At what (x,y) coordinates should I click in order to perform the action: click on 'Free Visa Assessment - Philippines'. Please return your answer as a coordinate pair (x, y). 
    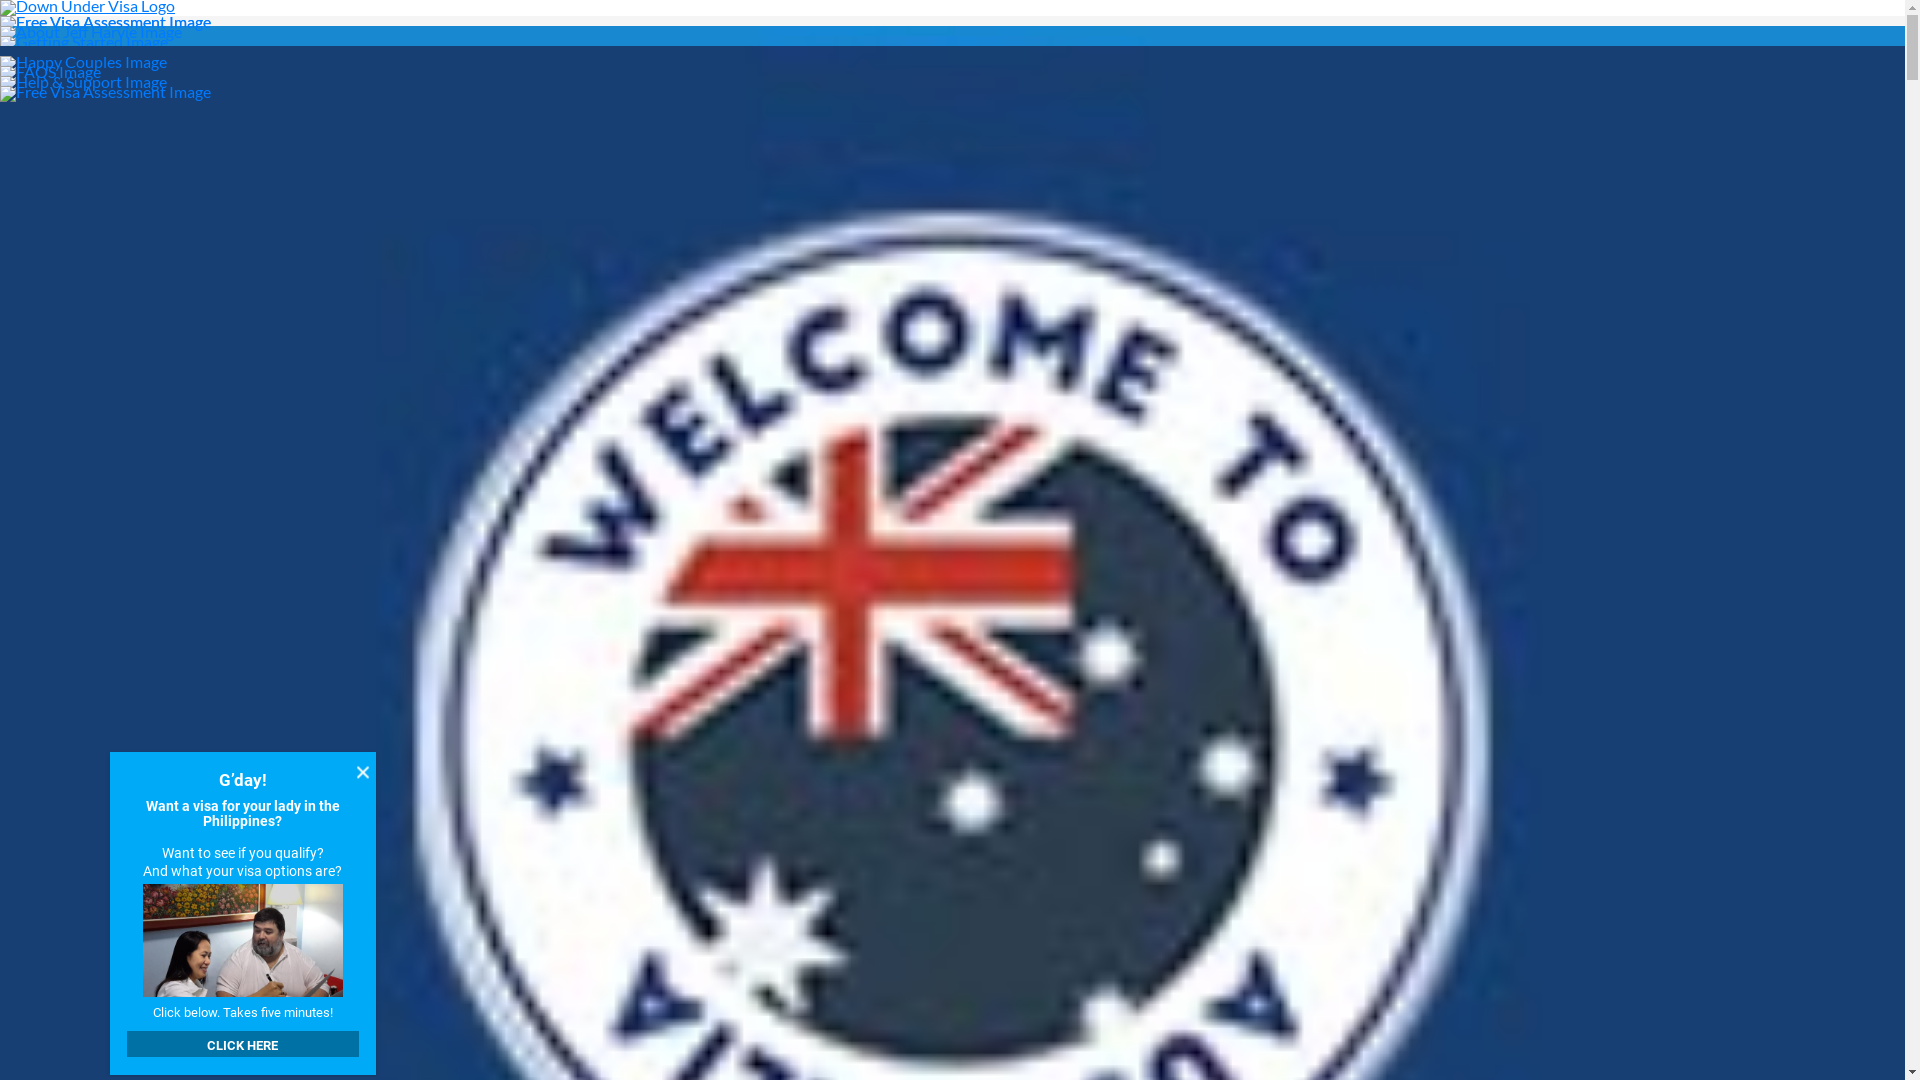
    Looking at the image, I should click on (0, 20).